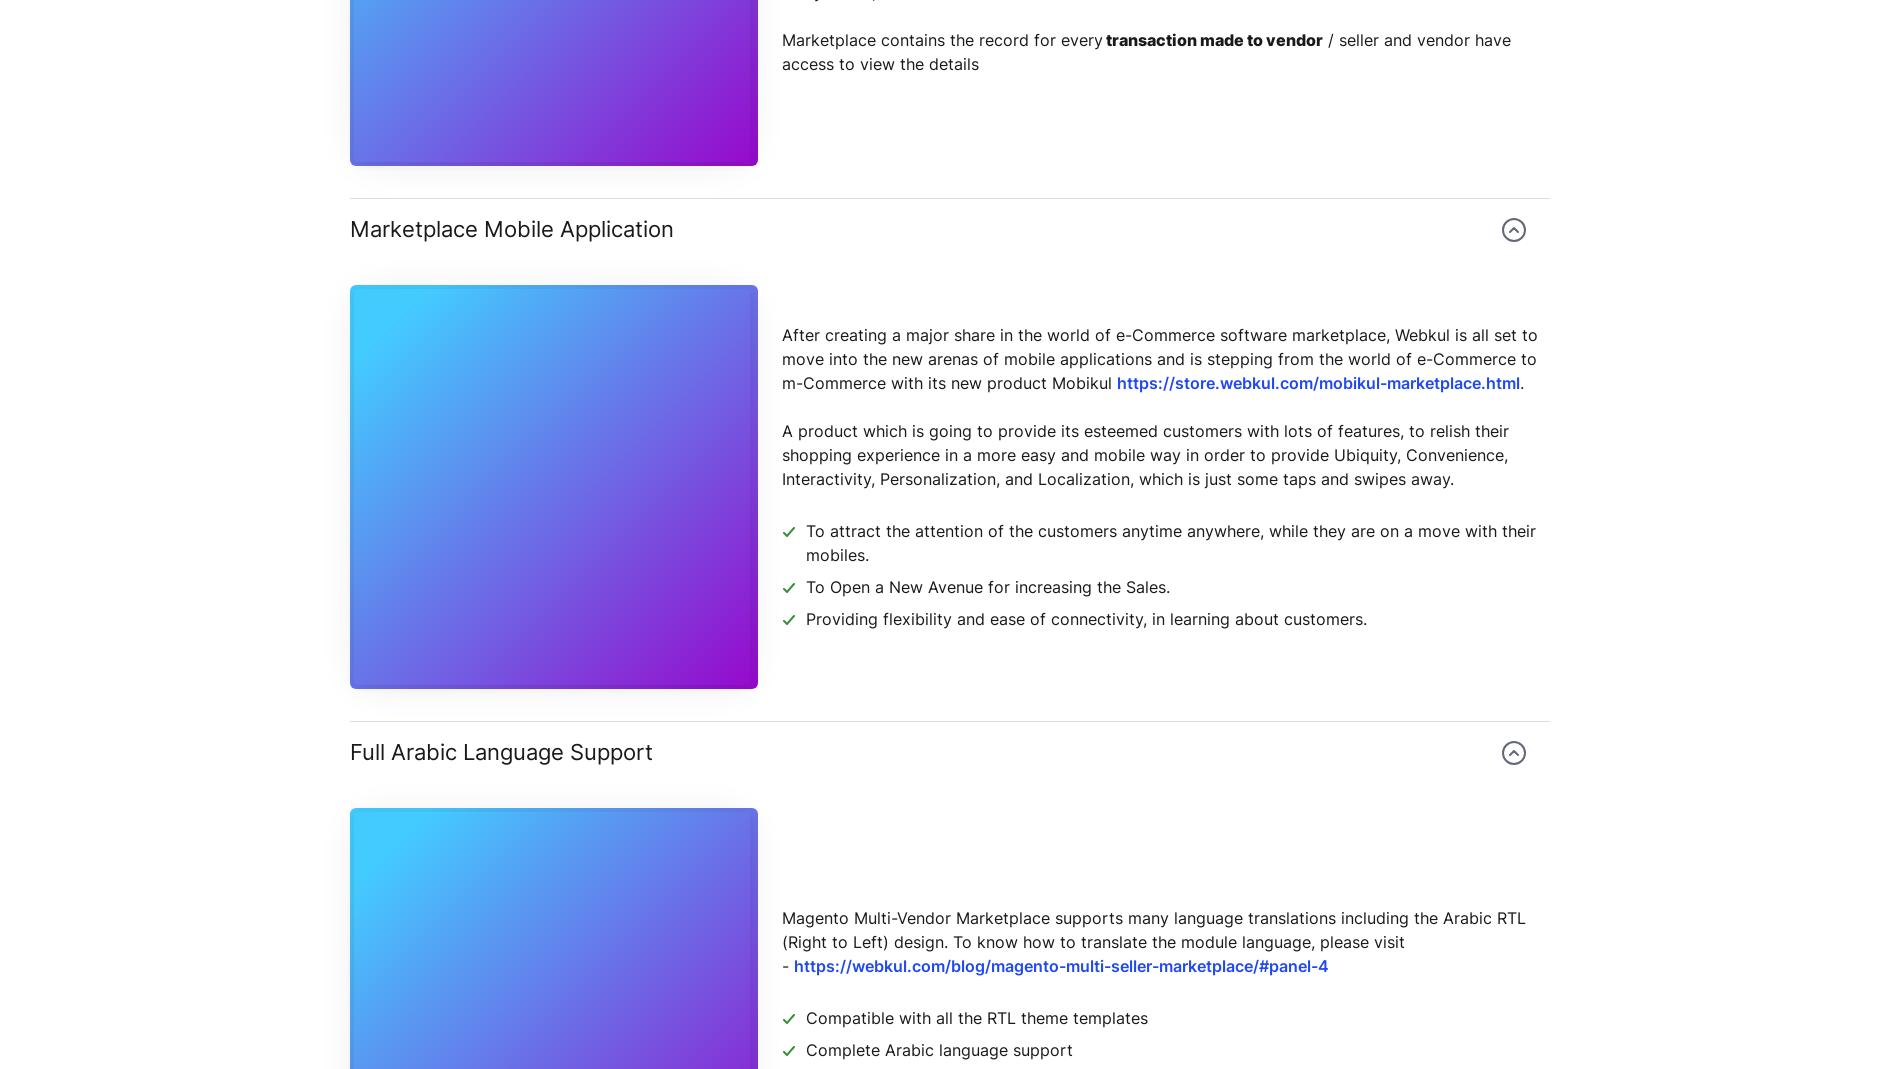 The width and height of the screenshot is (1900, 1069). I want to click on 'https://webkul.com/blog/magento-multi-seller-marketplace/#panel-4', so click(1061, 965).